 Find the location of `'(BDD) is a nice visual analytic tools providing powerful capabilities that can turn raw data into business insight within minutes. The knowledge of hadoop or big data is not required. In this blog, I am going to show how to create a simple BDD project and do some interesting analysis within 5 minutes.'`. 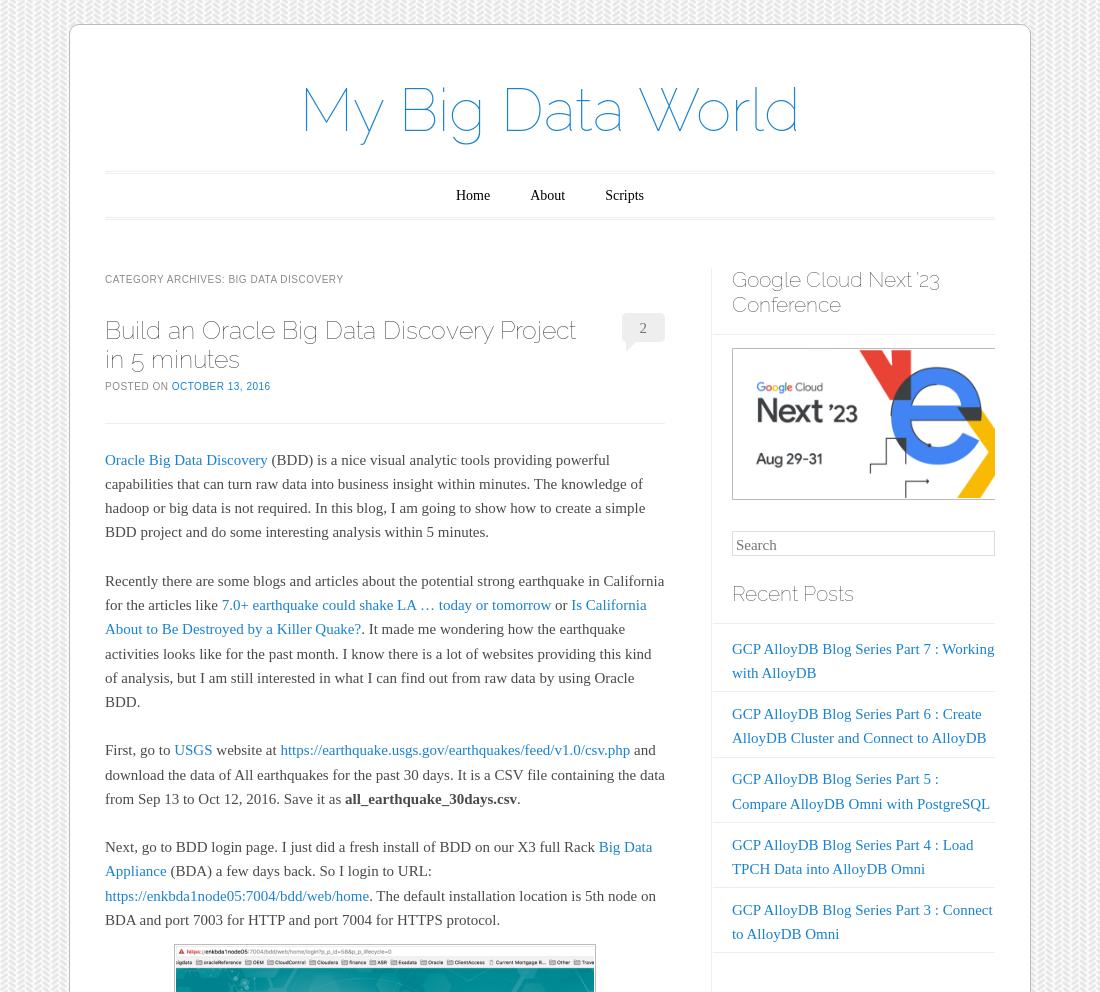

'(BDD) is a nice visual analytic tools providing powerful capabilities that can turn raw data into business insight within minutes. The knowledge of hadoop or big data is not required. In this blog, I am going to show how to create a simple BDD project and do some interesting analysis within 5 minutes.' is located at coordinates (374, 495).